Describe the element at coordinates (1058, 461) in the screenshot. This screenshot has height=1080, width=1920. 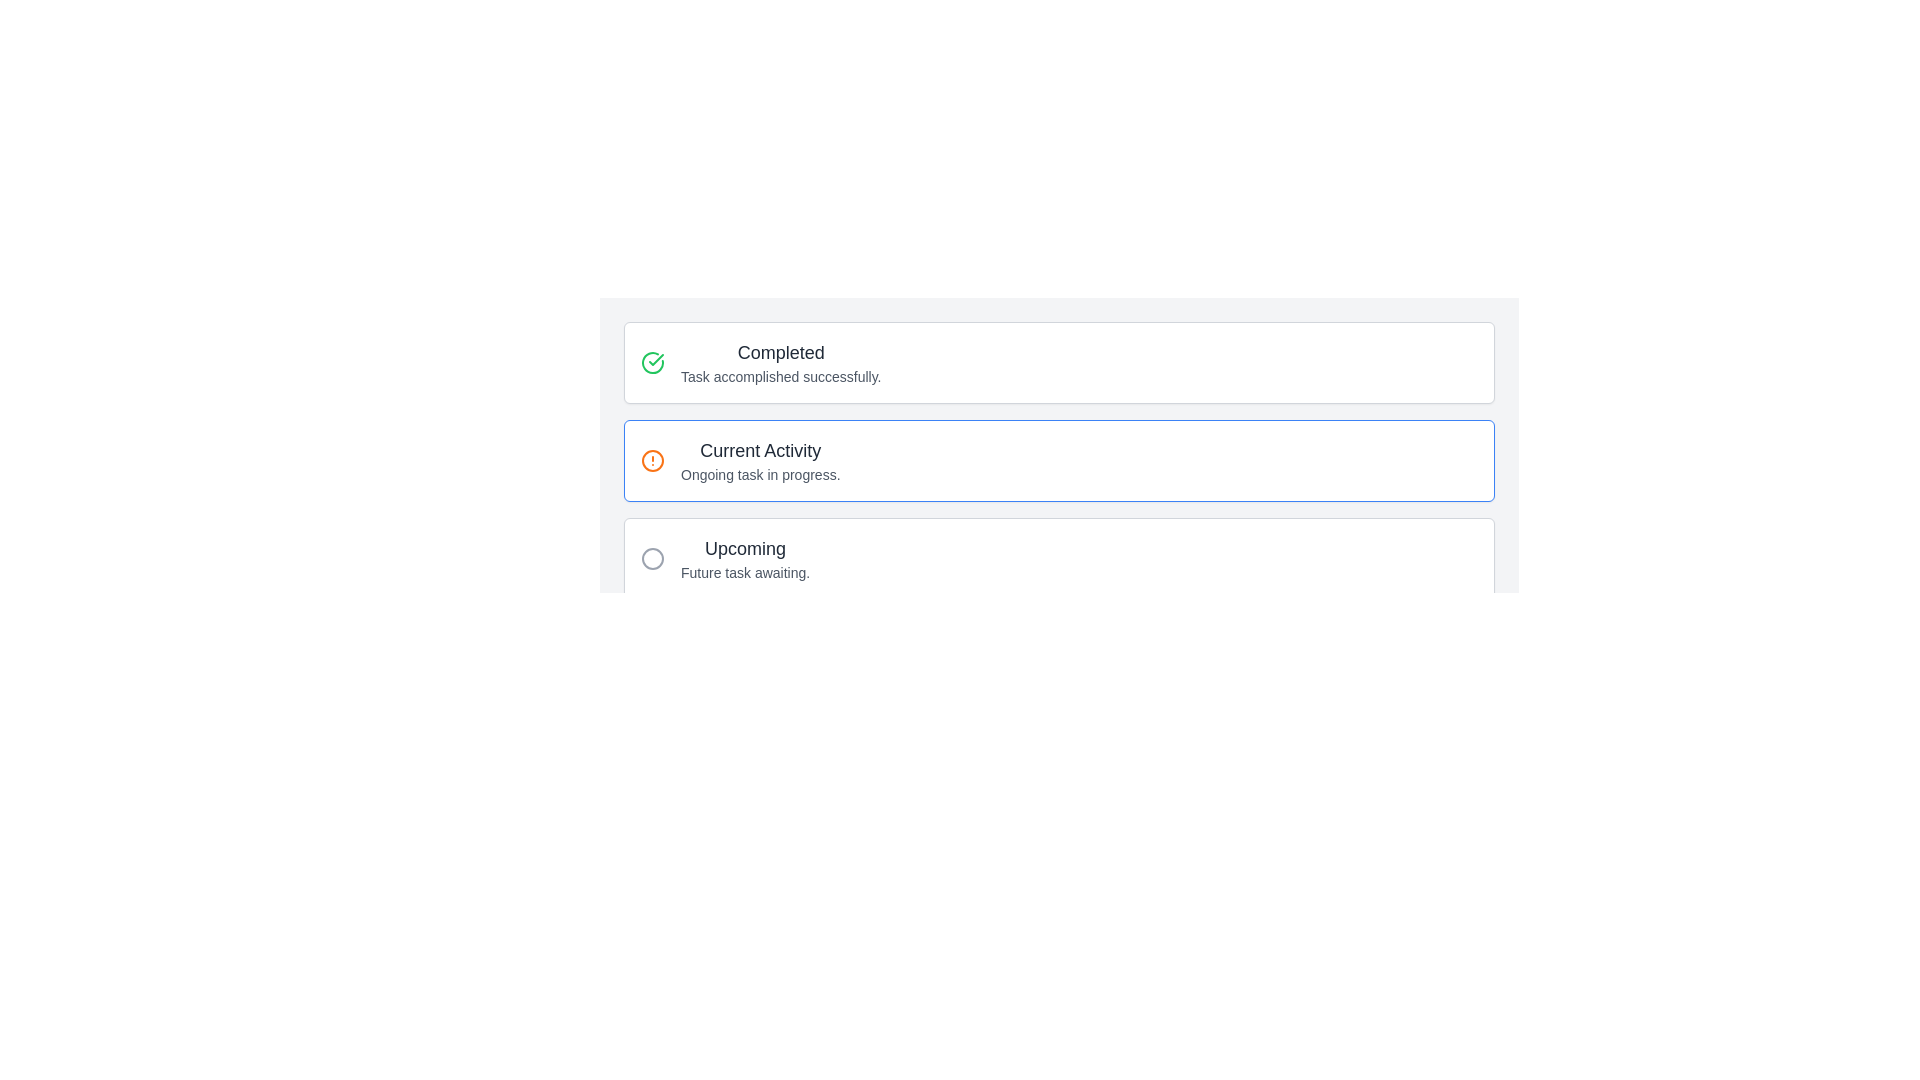
I see `the Informational Card titled 'Current Activity', which contains the description 'Ongoing task in progress.'` at that location.